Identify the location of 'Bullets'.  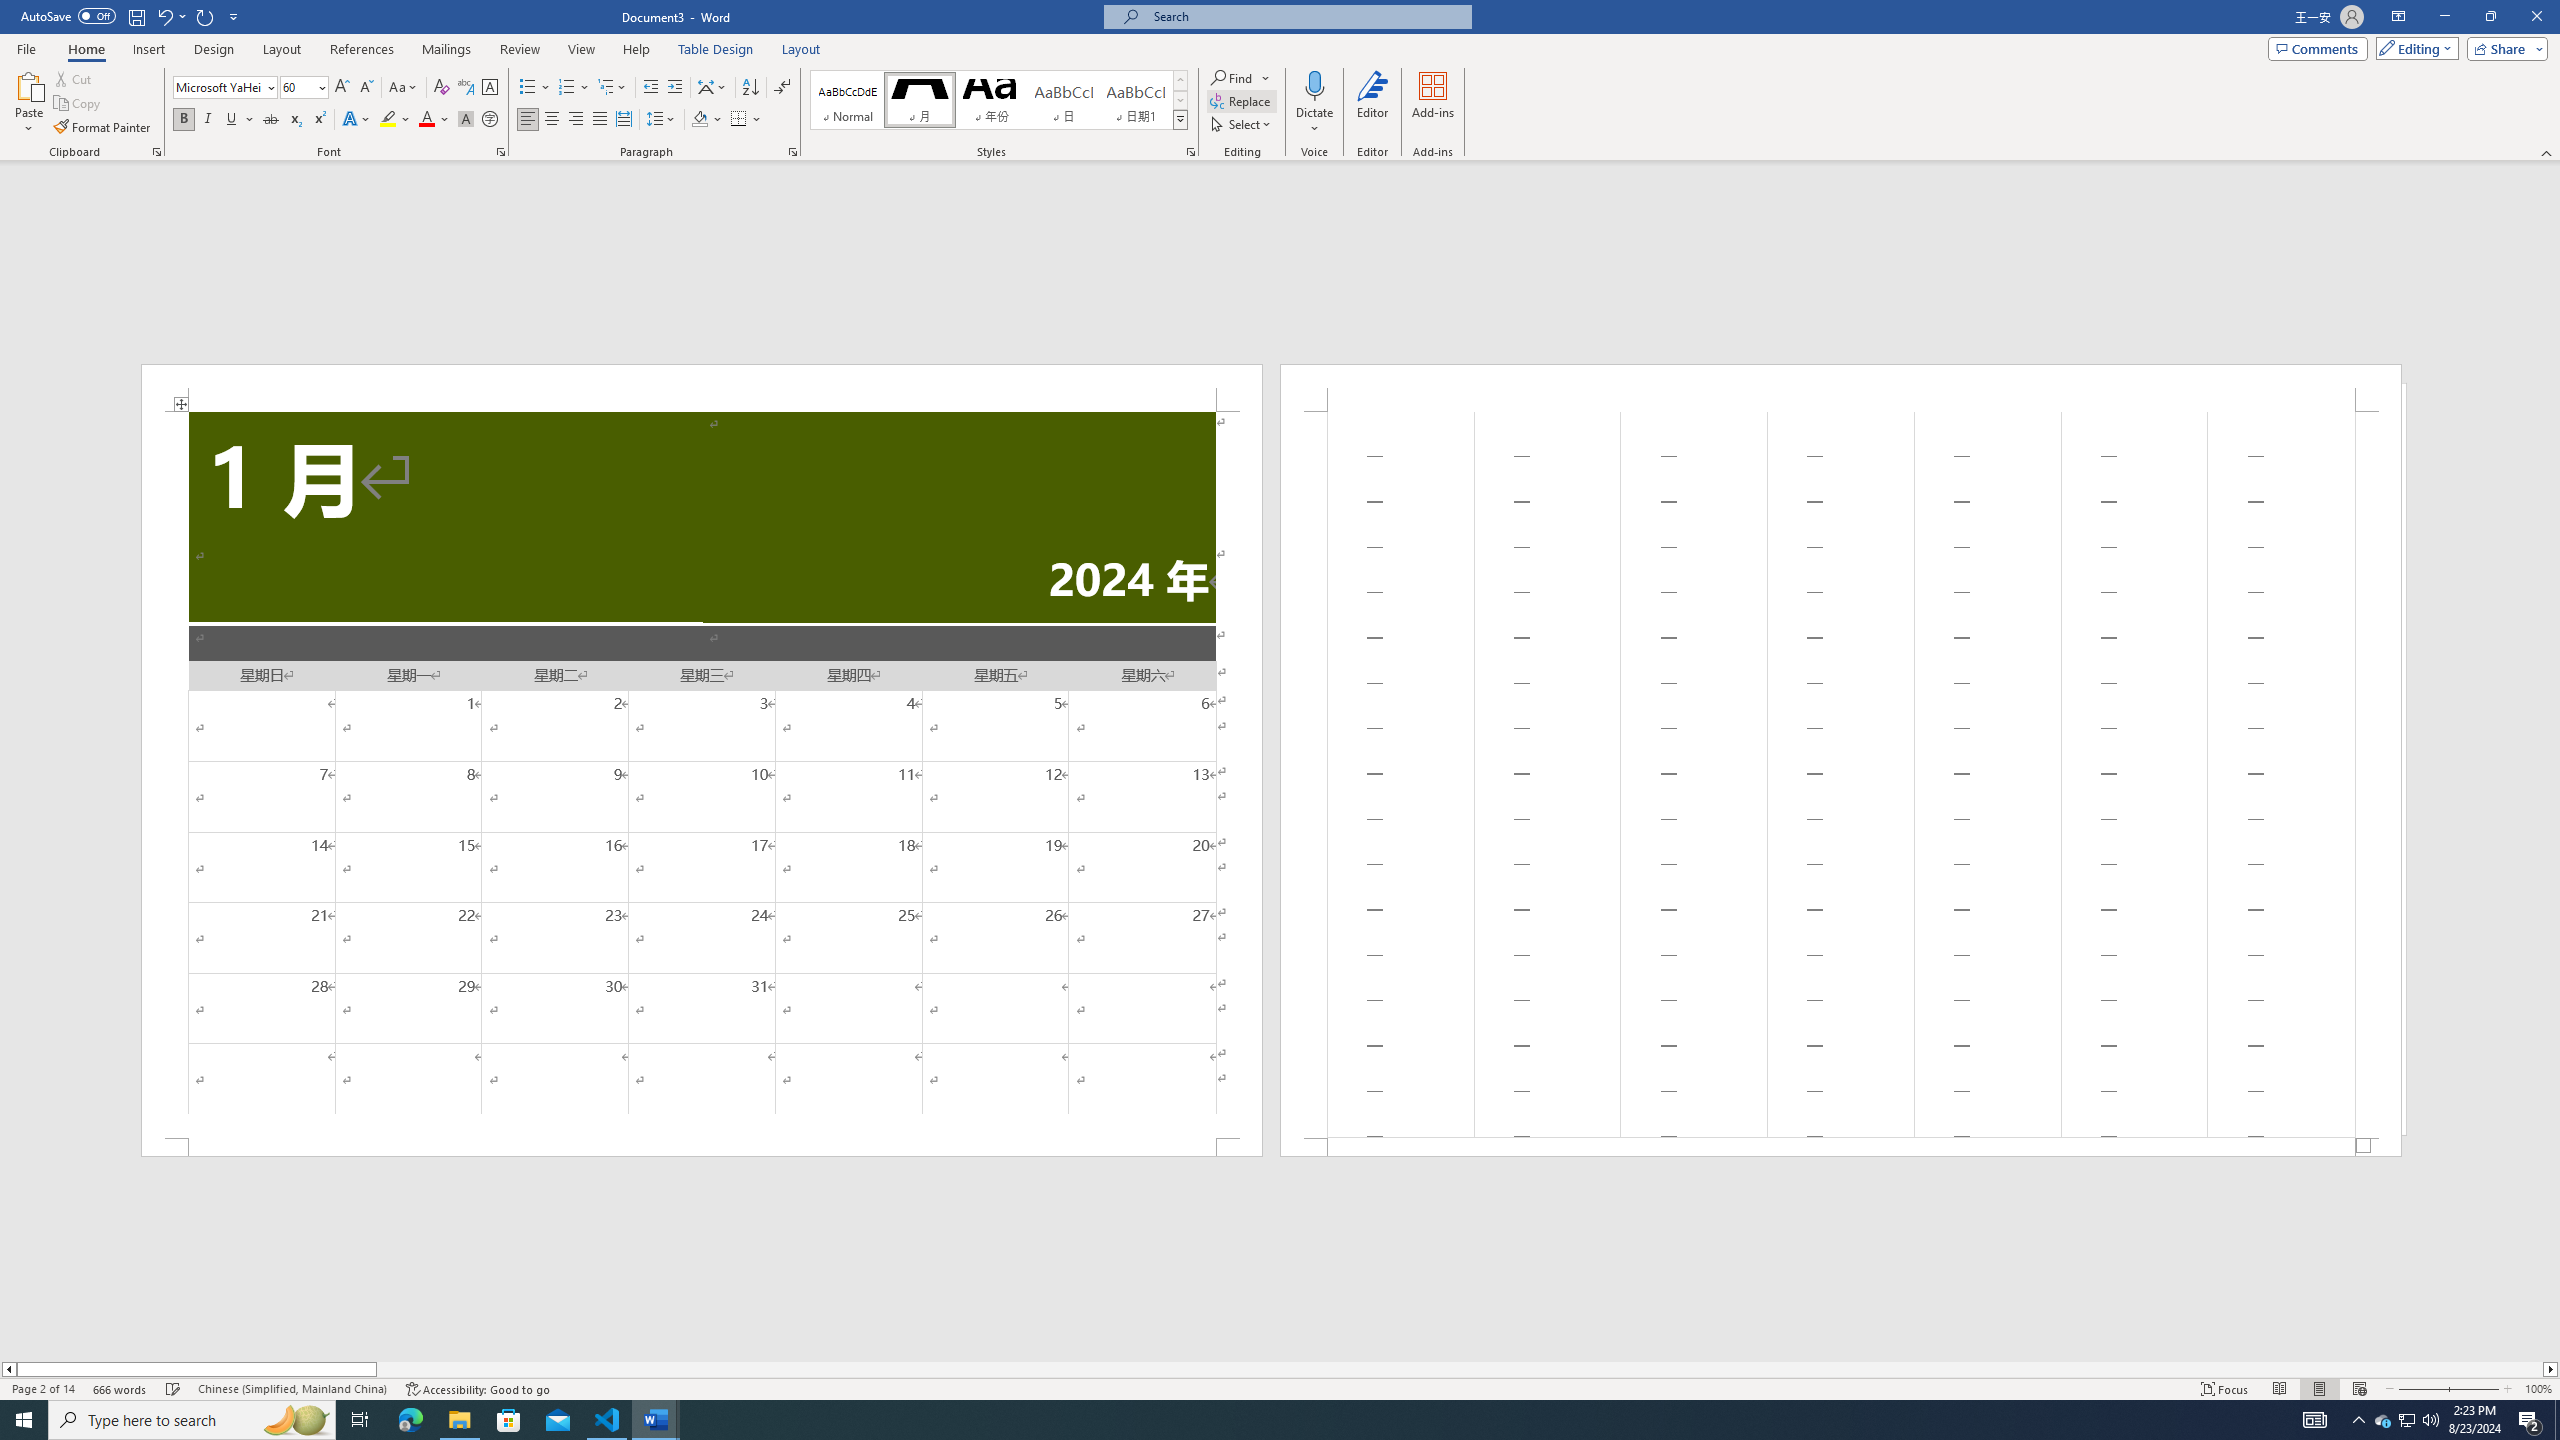
(534, 87).